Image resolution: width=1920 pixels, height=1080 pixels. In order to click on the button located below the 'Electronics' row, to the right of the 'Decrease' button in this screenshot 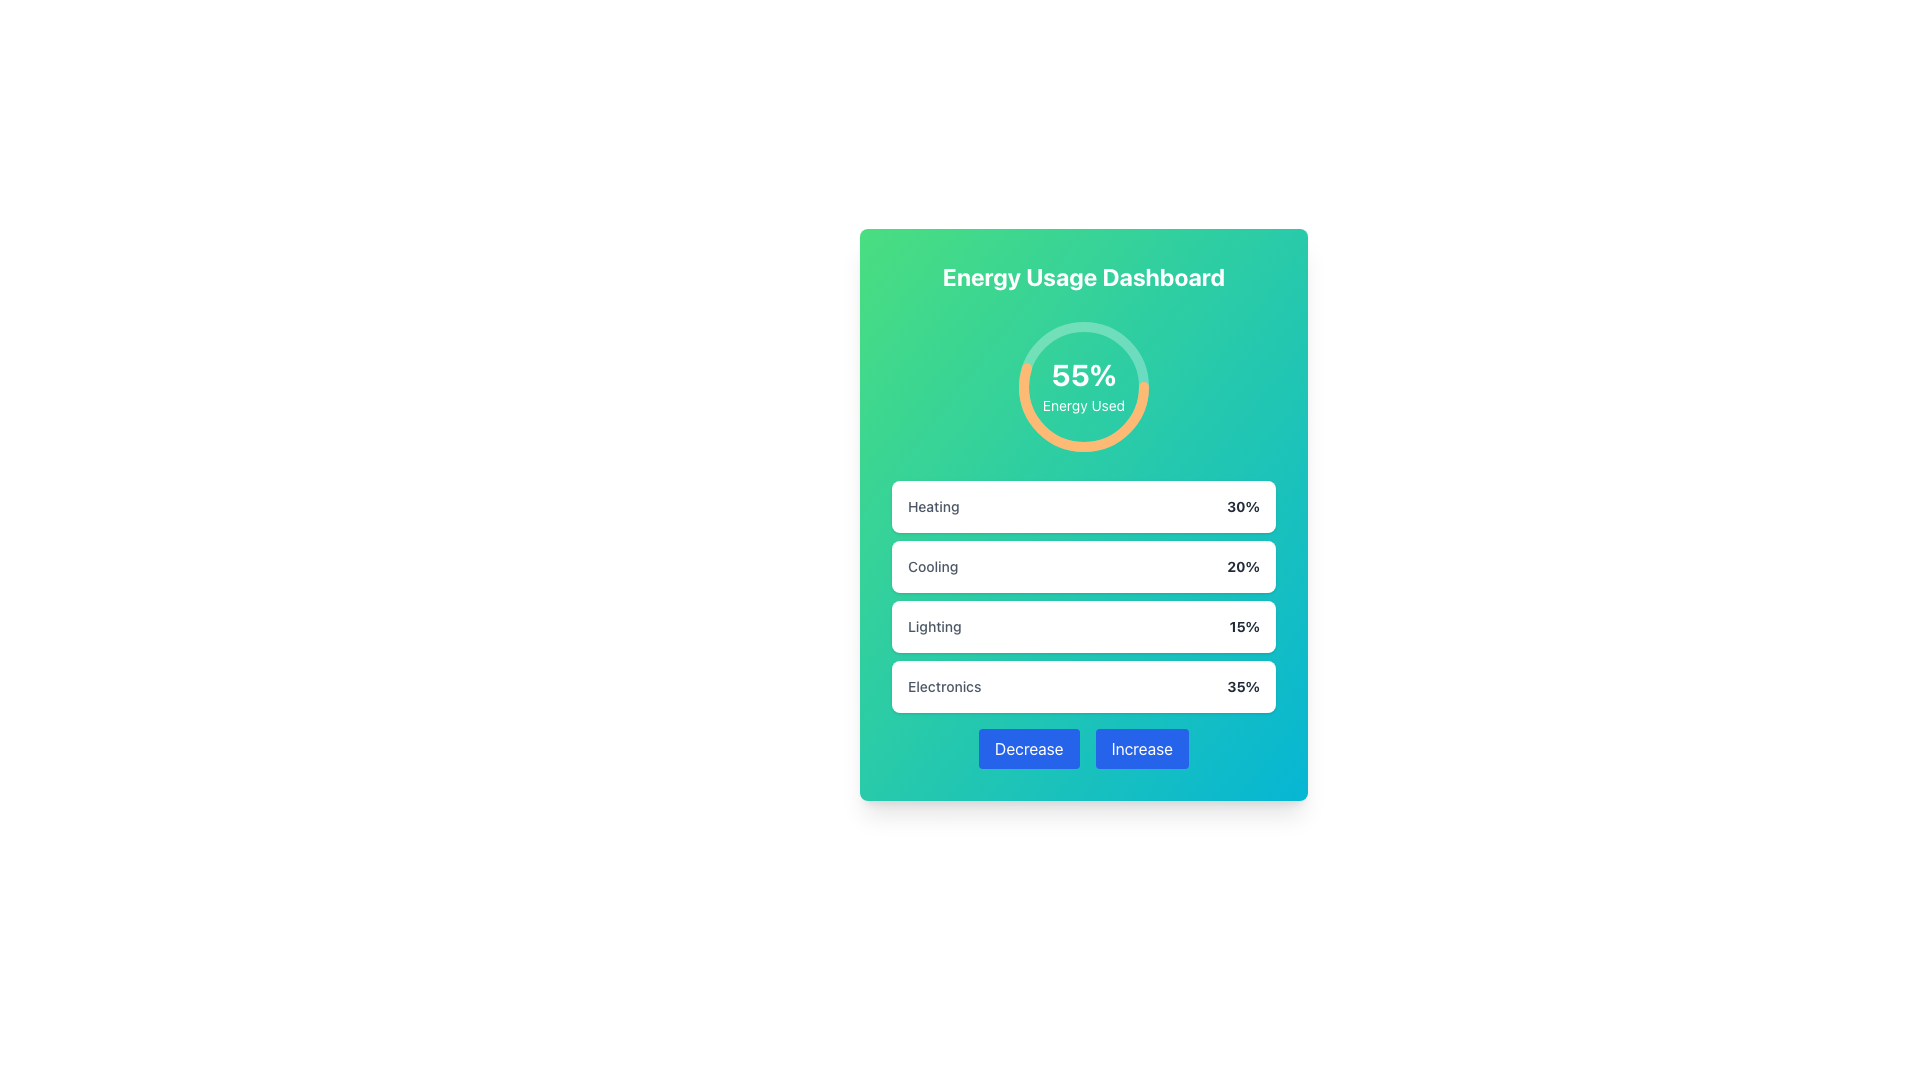, I will do `click(1142, 748)`.